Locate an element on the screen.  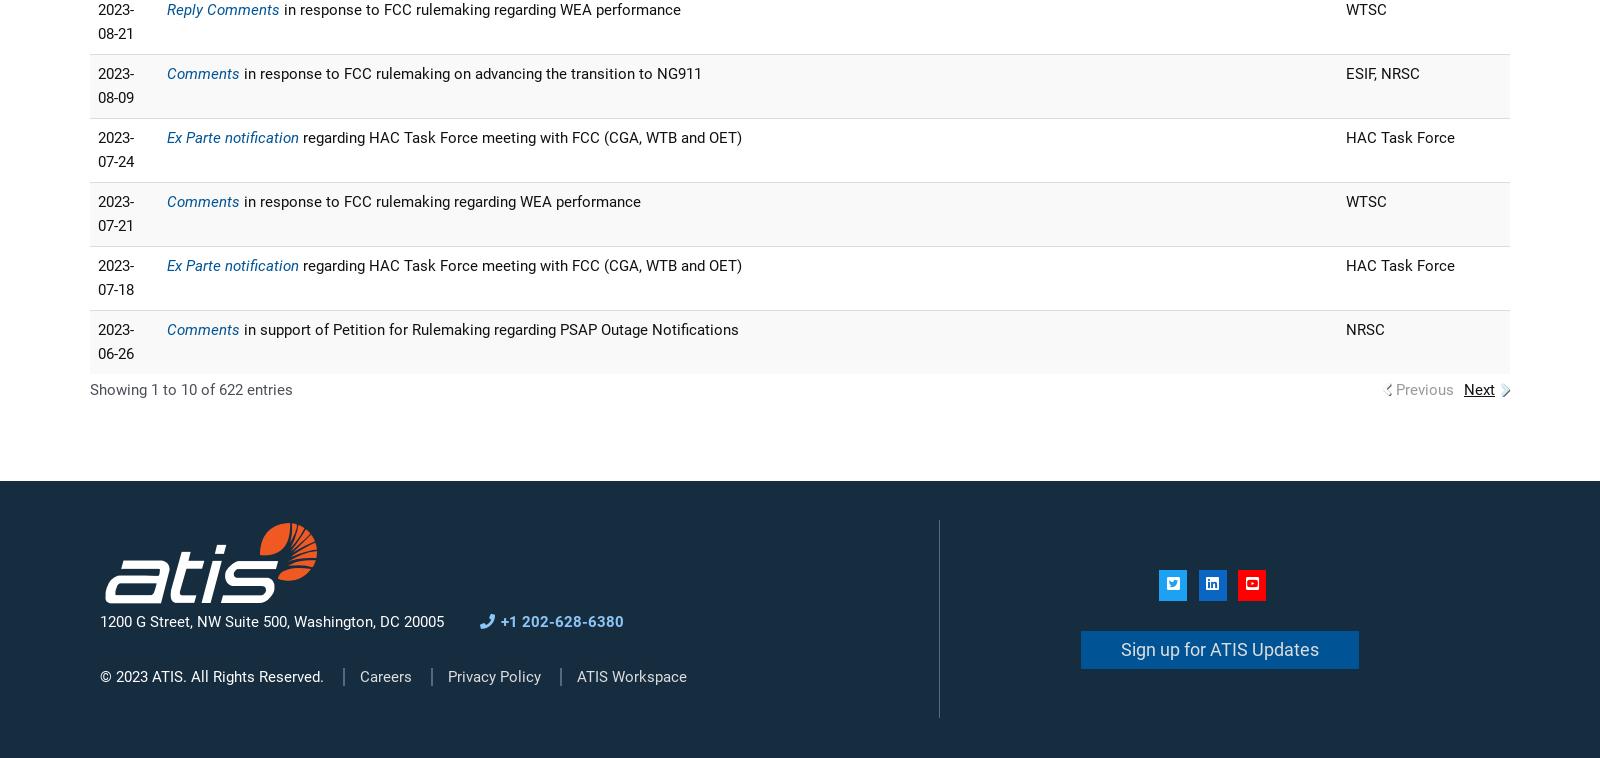
'Showing 1 to 10 of 622 entries' is located at coordinates (89, 388).